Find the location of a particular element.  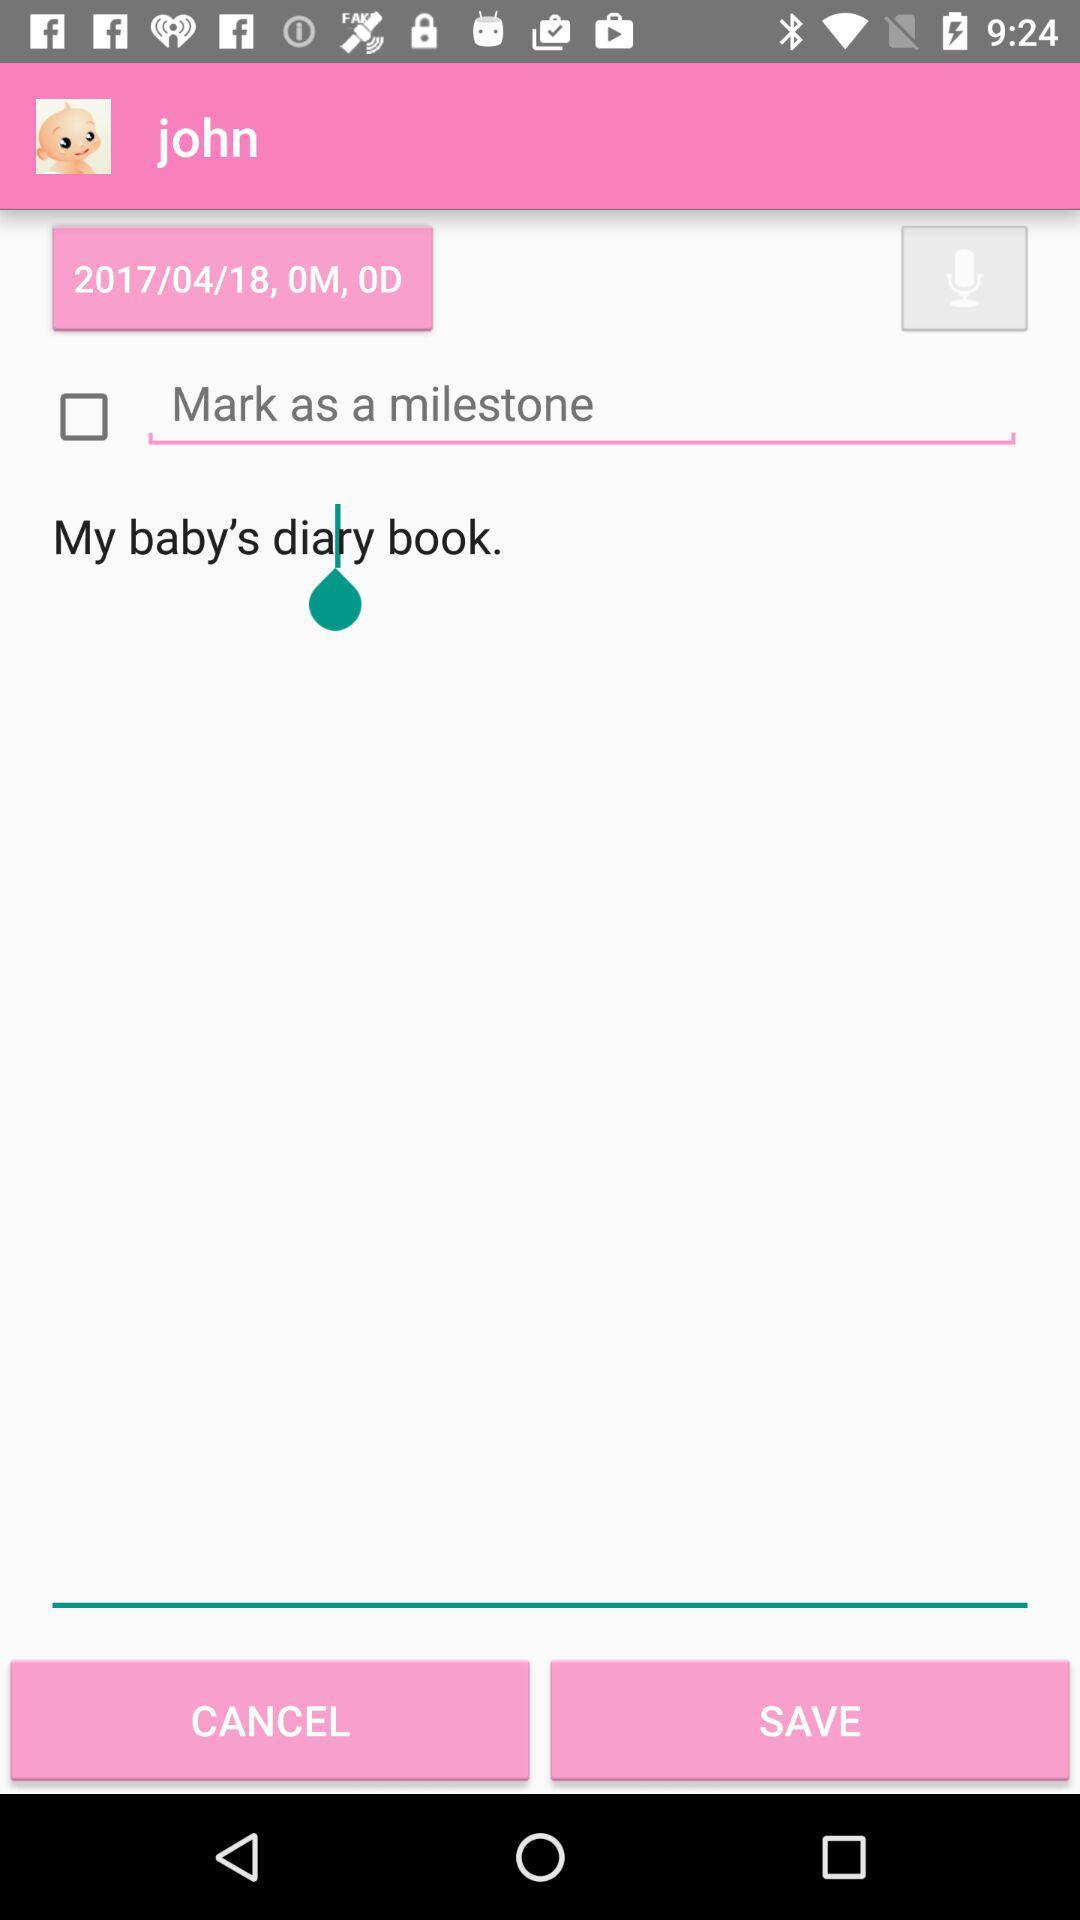

the cancel is located at coordinates (270, 1719).